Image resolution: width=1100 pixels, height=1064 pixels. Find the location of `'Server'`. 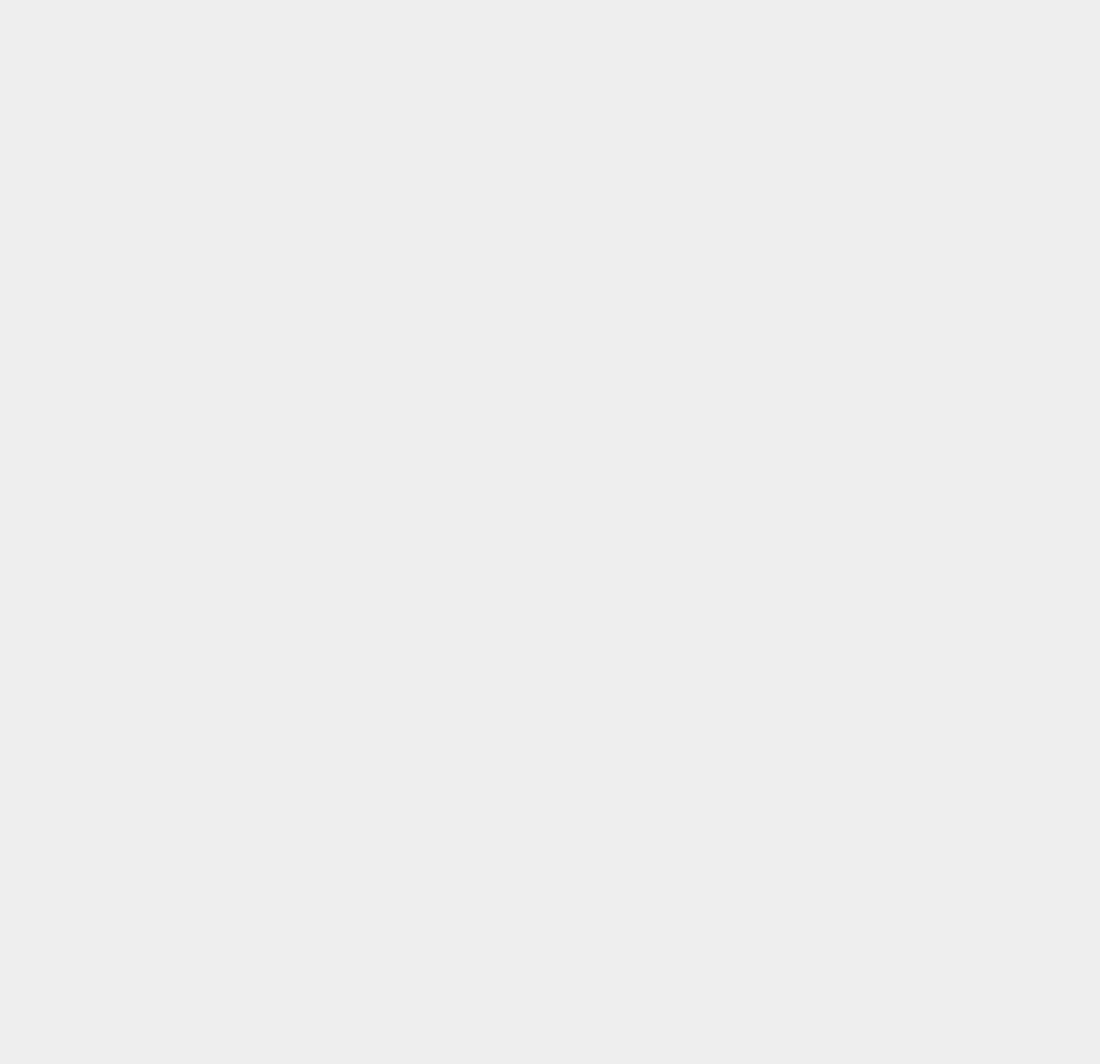

'Server' is located at coordinates (797, 858).